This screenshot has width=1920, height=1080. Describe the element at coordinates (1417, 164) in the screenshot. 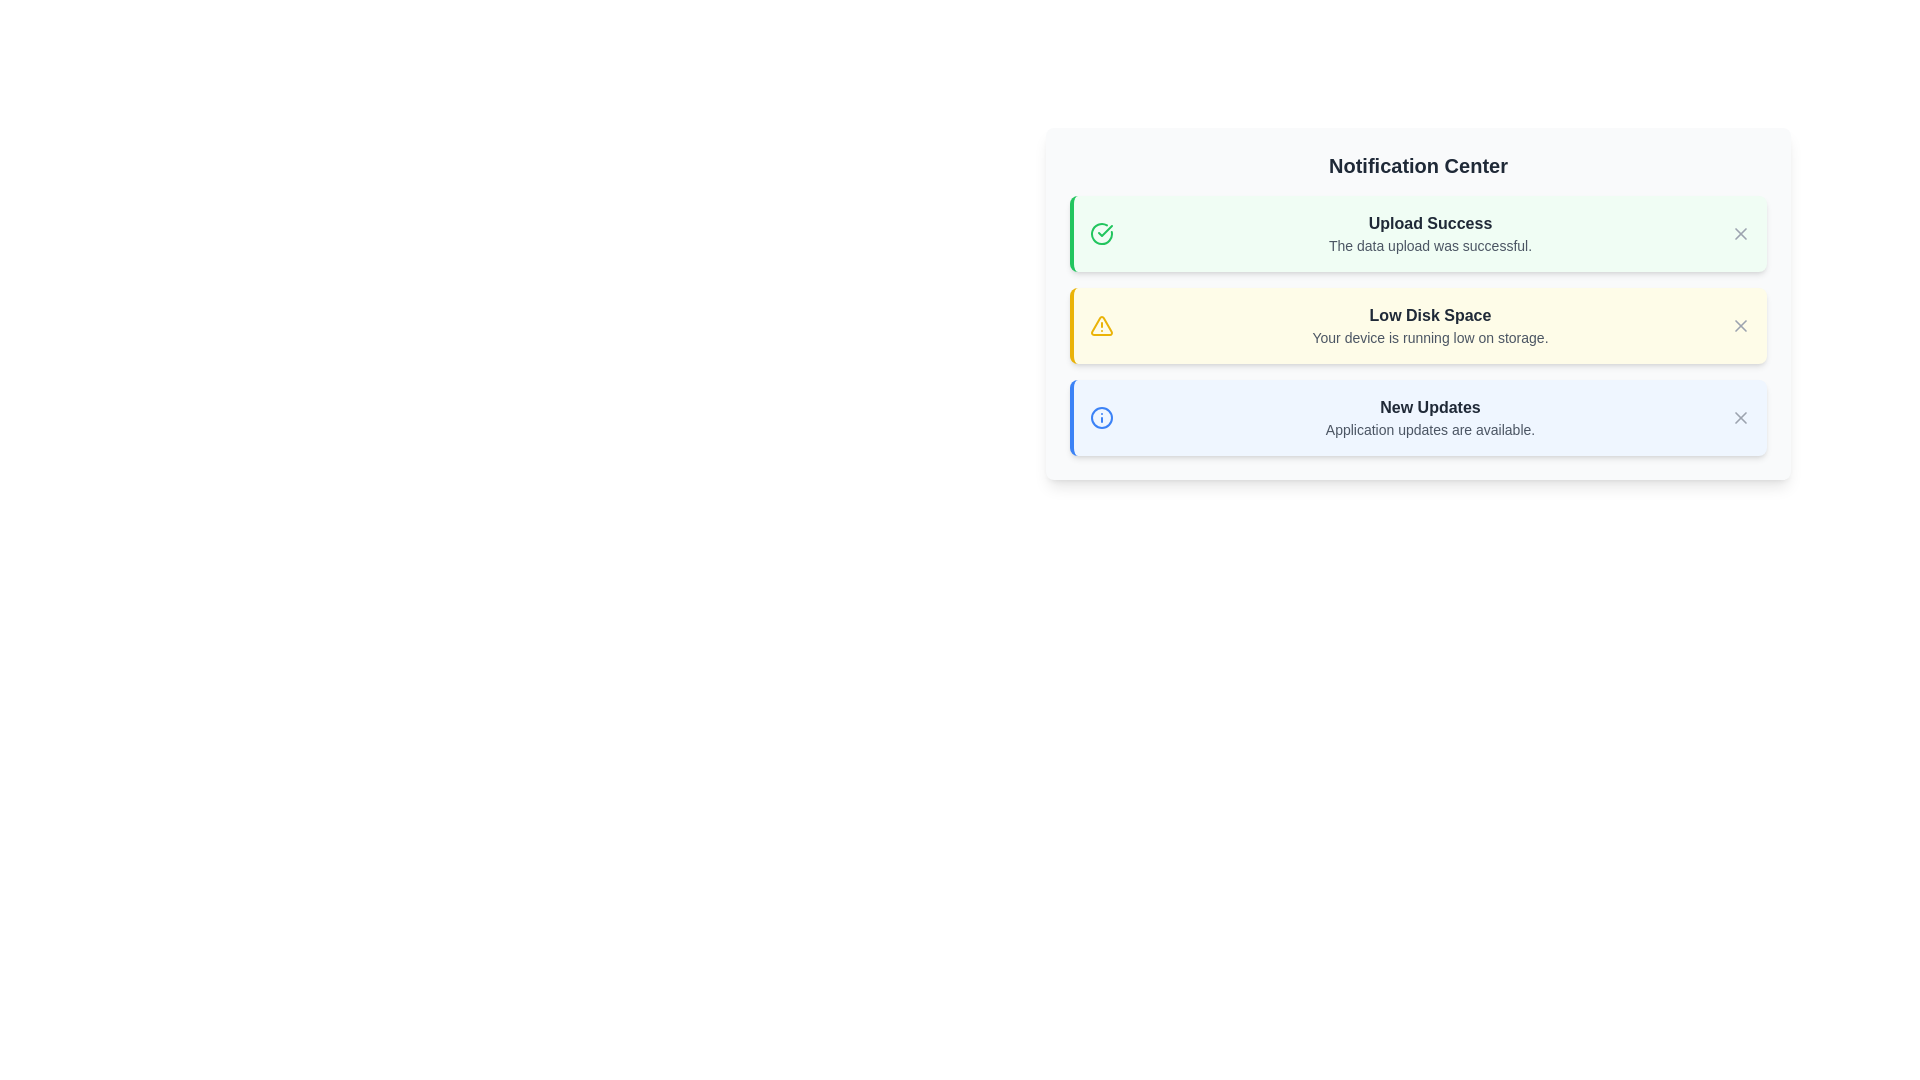

I see `the 'Notification Center' text label, which is displayed in bold, extra-large dark gray font at the top of the notification panel` at that location.